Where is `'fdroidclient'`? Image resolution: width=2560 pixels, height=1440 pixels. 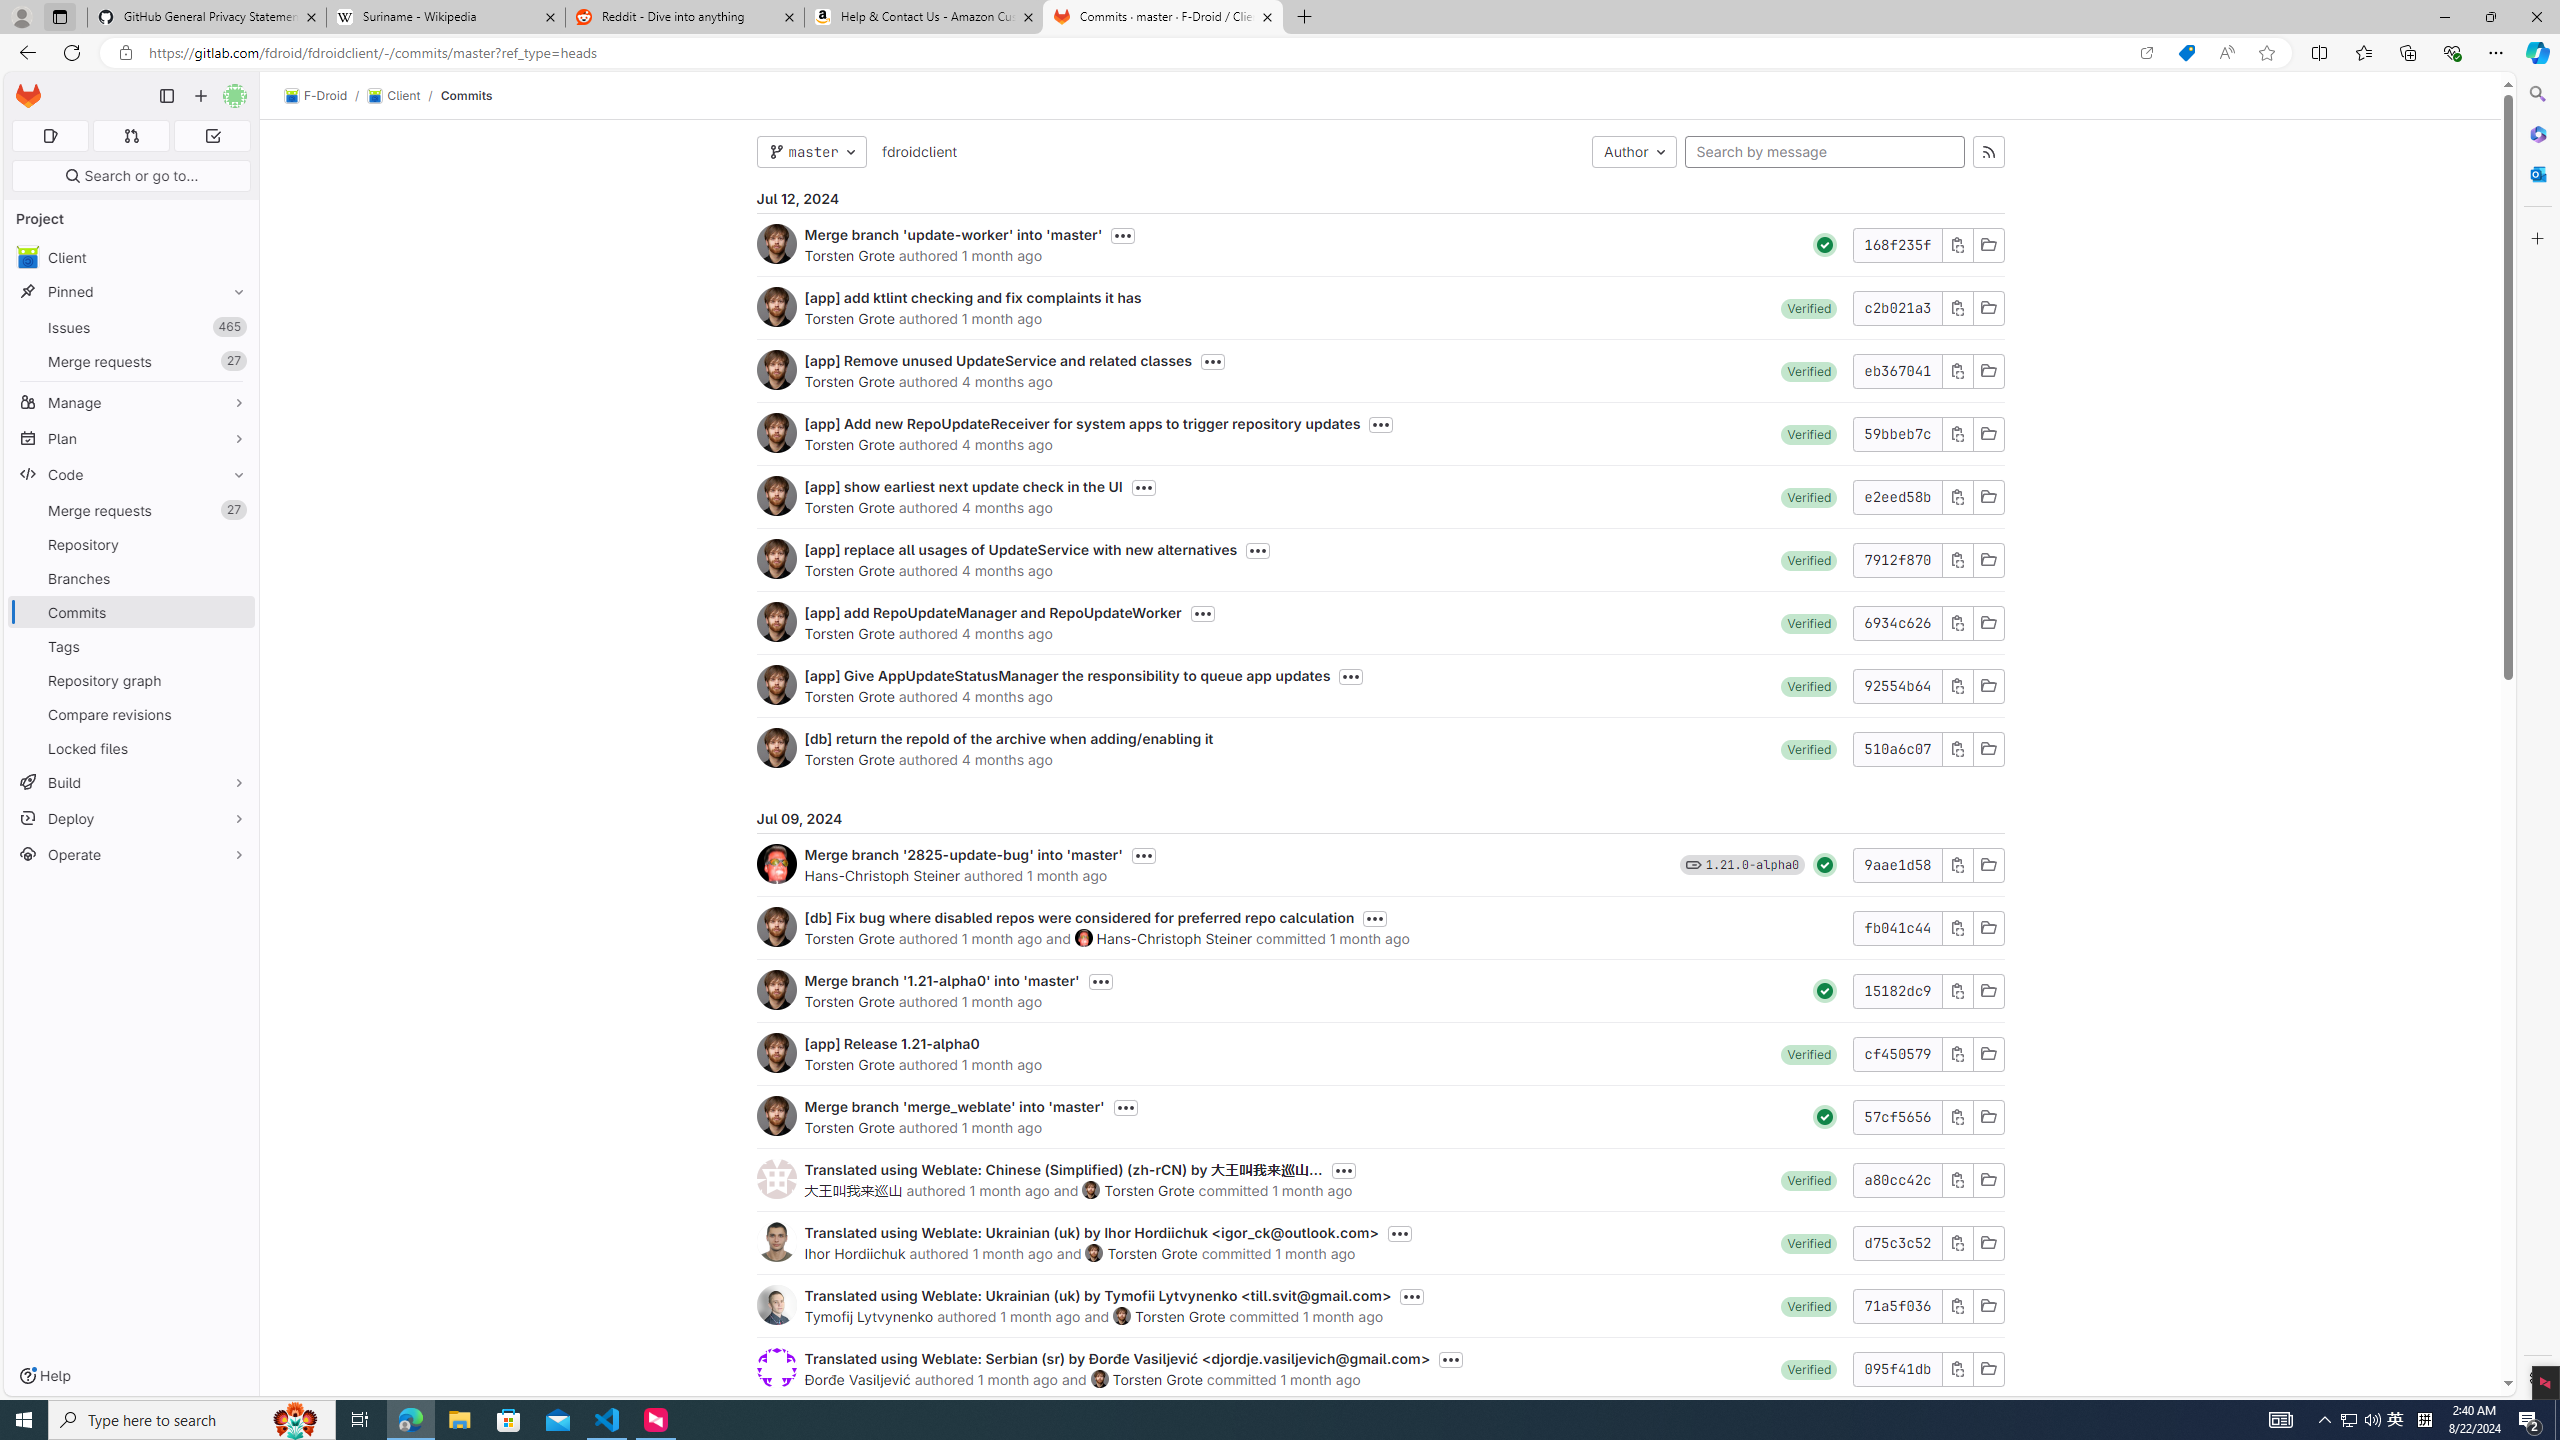 'fdroidclient' is located at coordinates (918, 150).